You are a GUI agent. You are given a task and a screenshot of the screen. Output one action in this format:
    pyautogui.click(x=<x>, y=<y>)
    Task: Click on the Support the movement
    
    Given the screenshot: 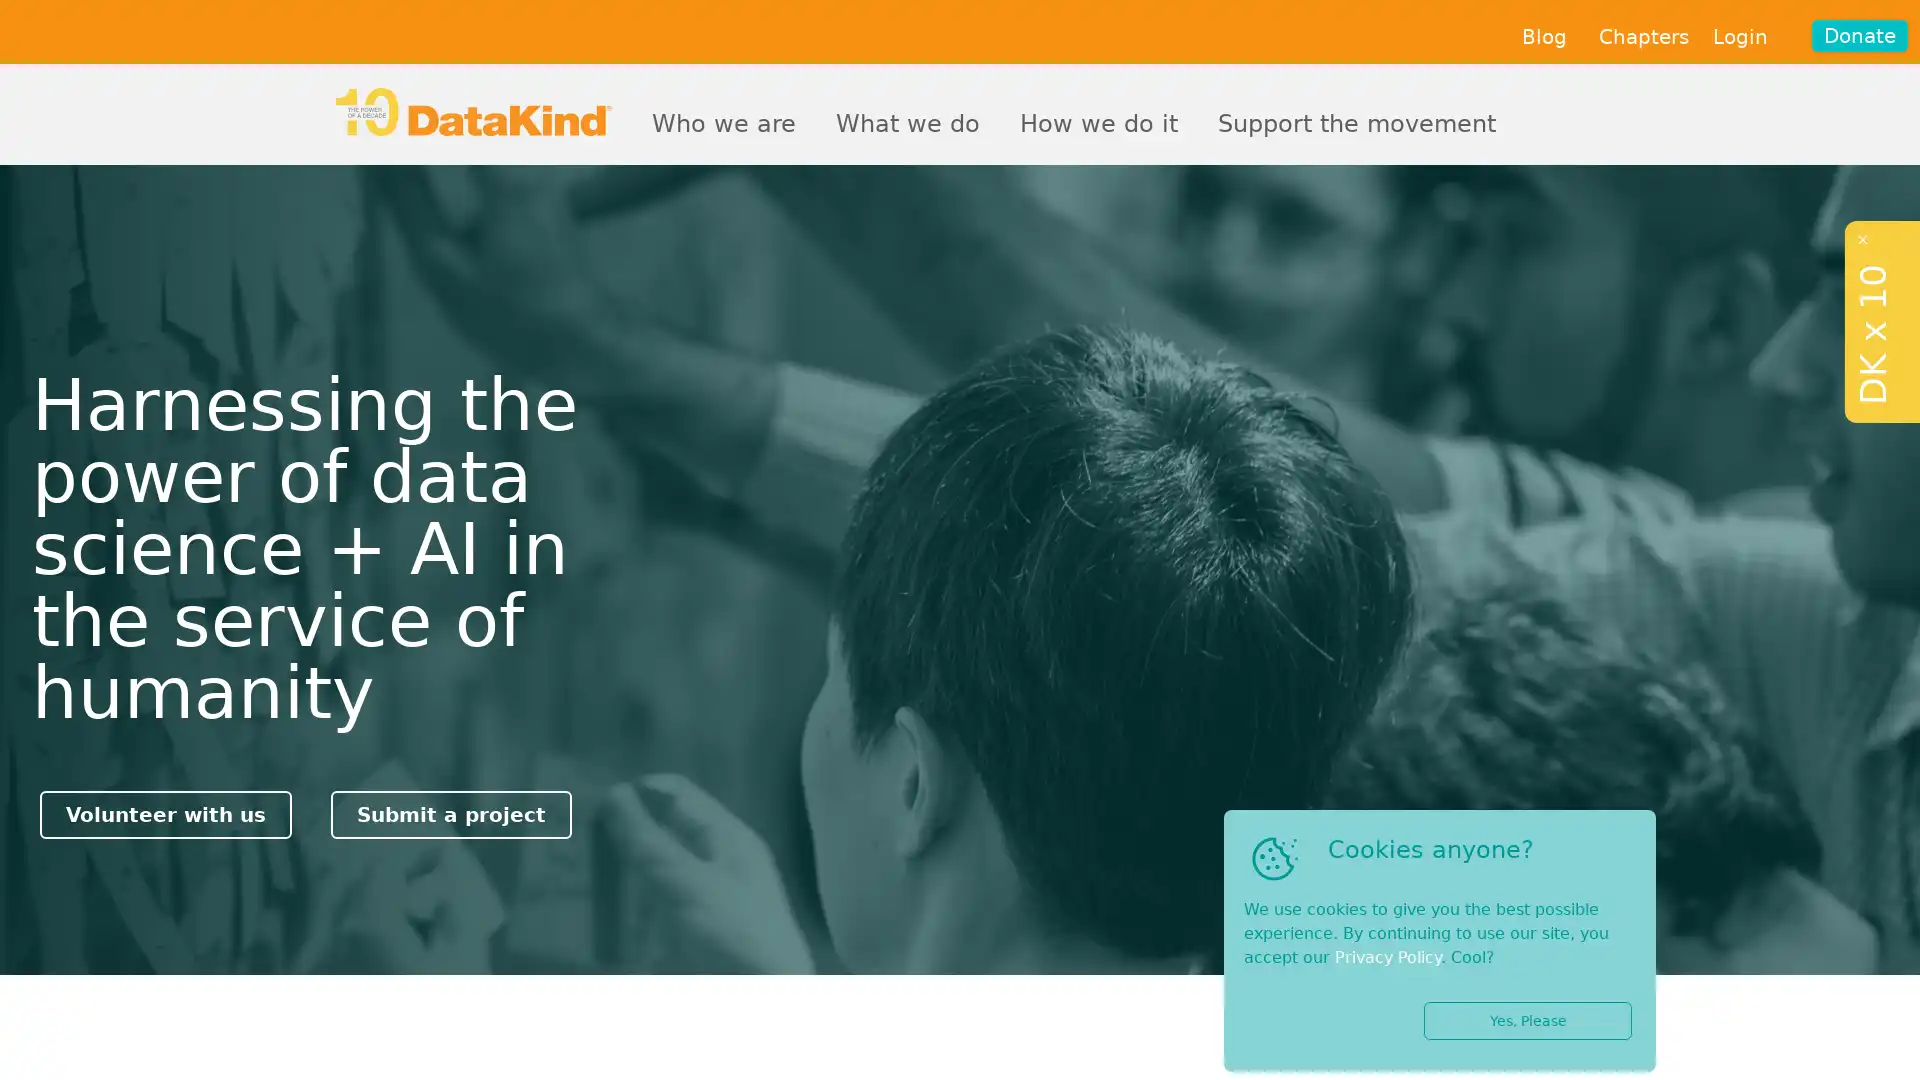 What is the action you would take?
    pyautogui.click(x=1357, y=120)
    